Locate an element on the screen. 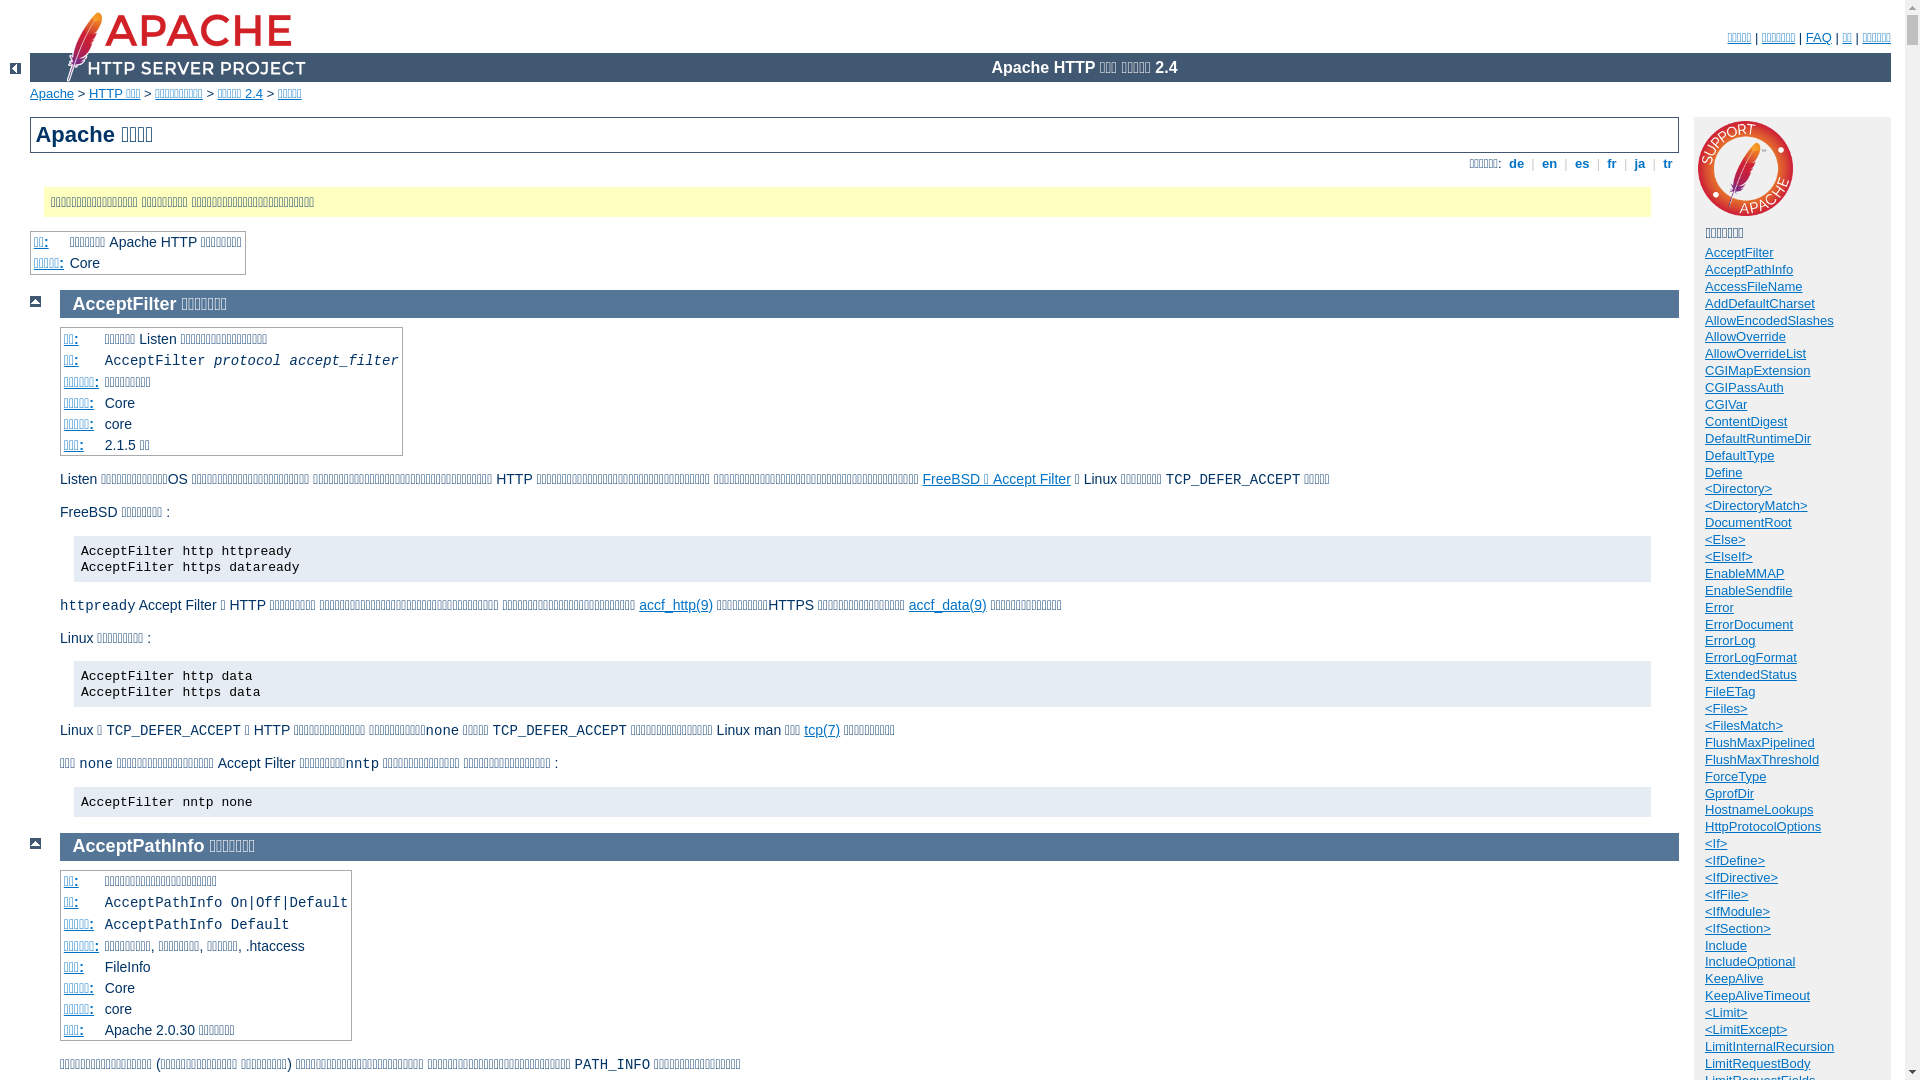 The image size is (1920, 1080). 'ErrorDocument' is located at coordinates (1747, 623).